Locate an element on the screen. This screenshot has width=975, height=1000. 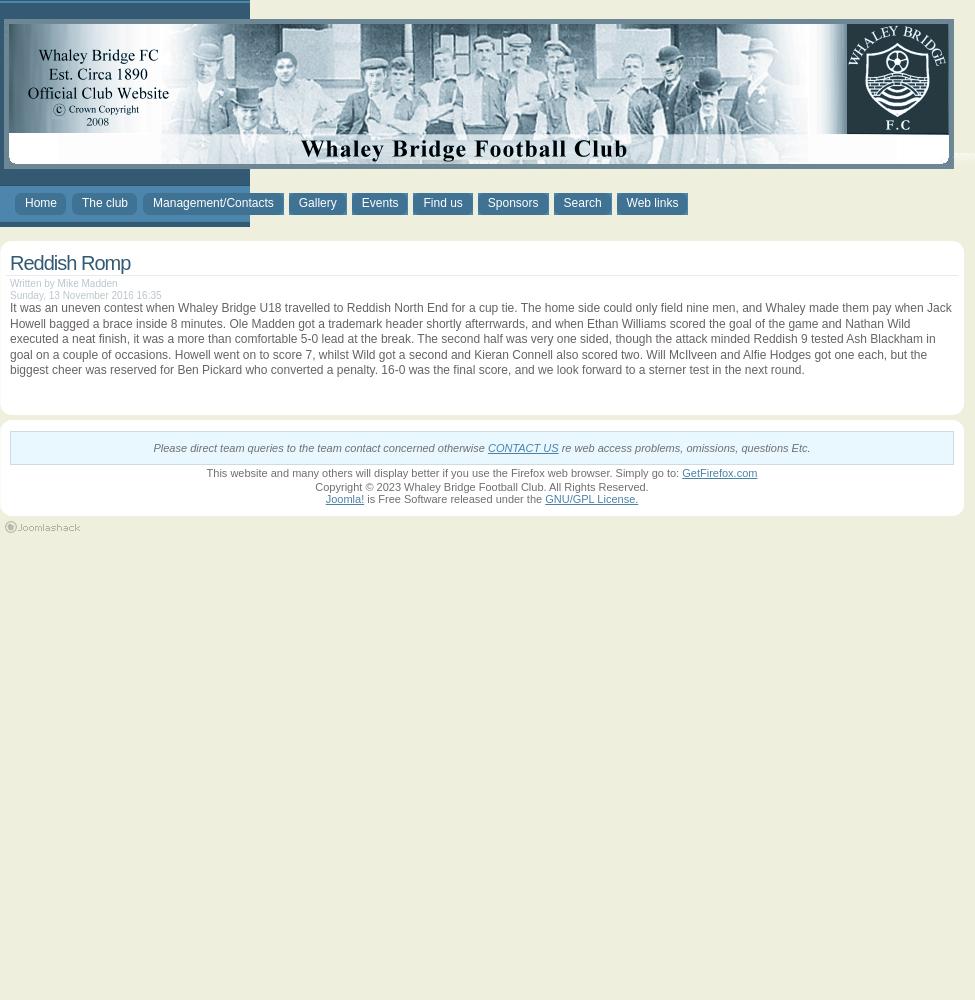
'Reddish Romp' is located at coordinates (10, 263).